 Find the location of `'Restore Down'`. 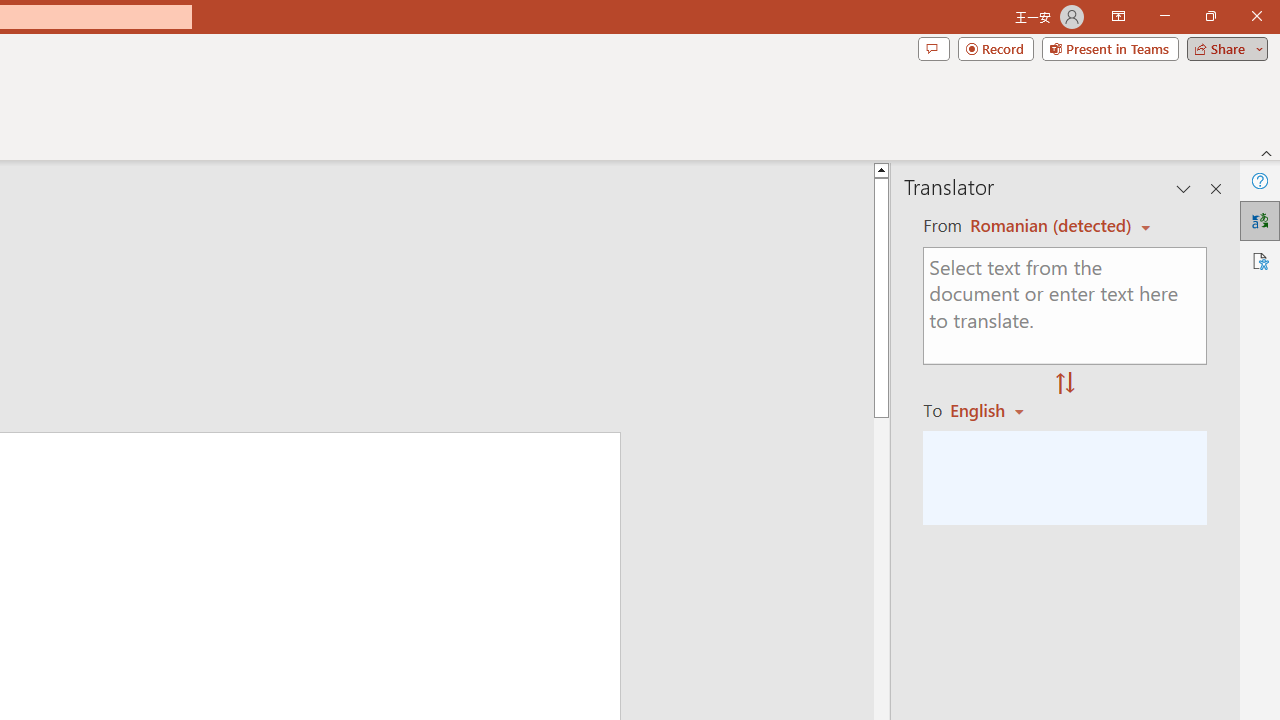

'Restore Down' is located at coordinates (1209, 16).